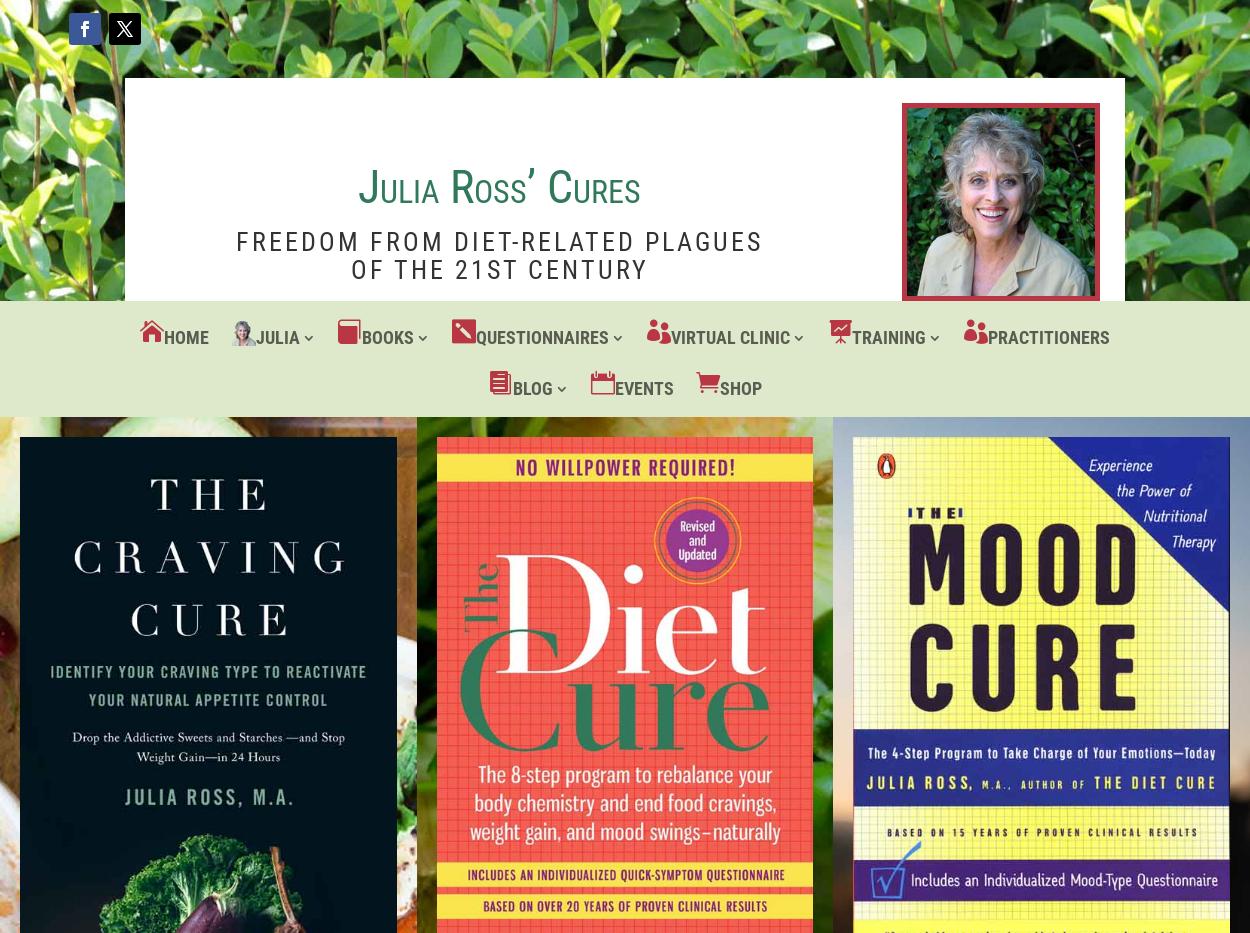  I want to click on 'Insomnia Eradication', so click(726, 529).